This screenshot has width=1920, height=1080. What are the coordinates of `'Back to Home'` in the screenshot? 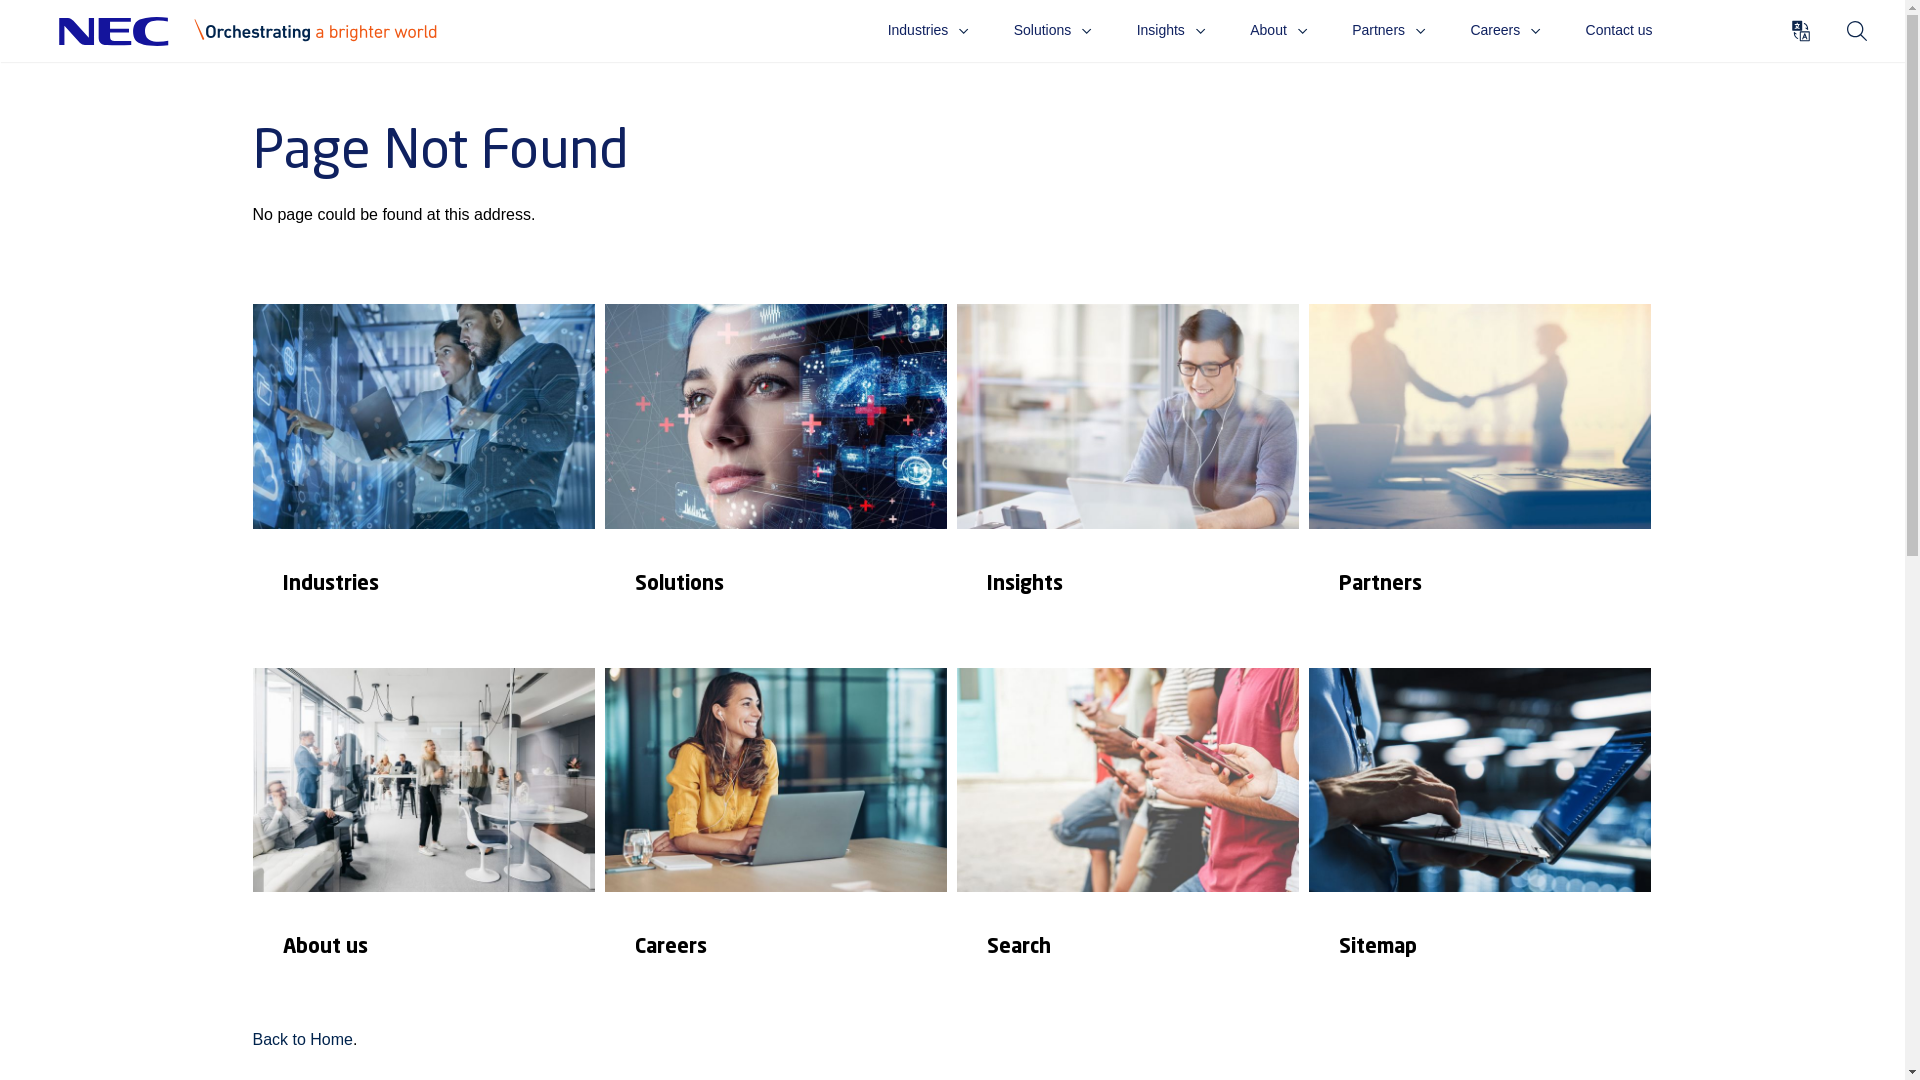 It's located at (301, 1038).